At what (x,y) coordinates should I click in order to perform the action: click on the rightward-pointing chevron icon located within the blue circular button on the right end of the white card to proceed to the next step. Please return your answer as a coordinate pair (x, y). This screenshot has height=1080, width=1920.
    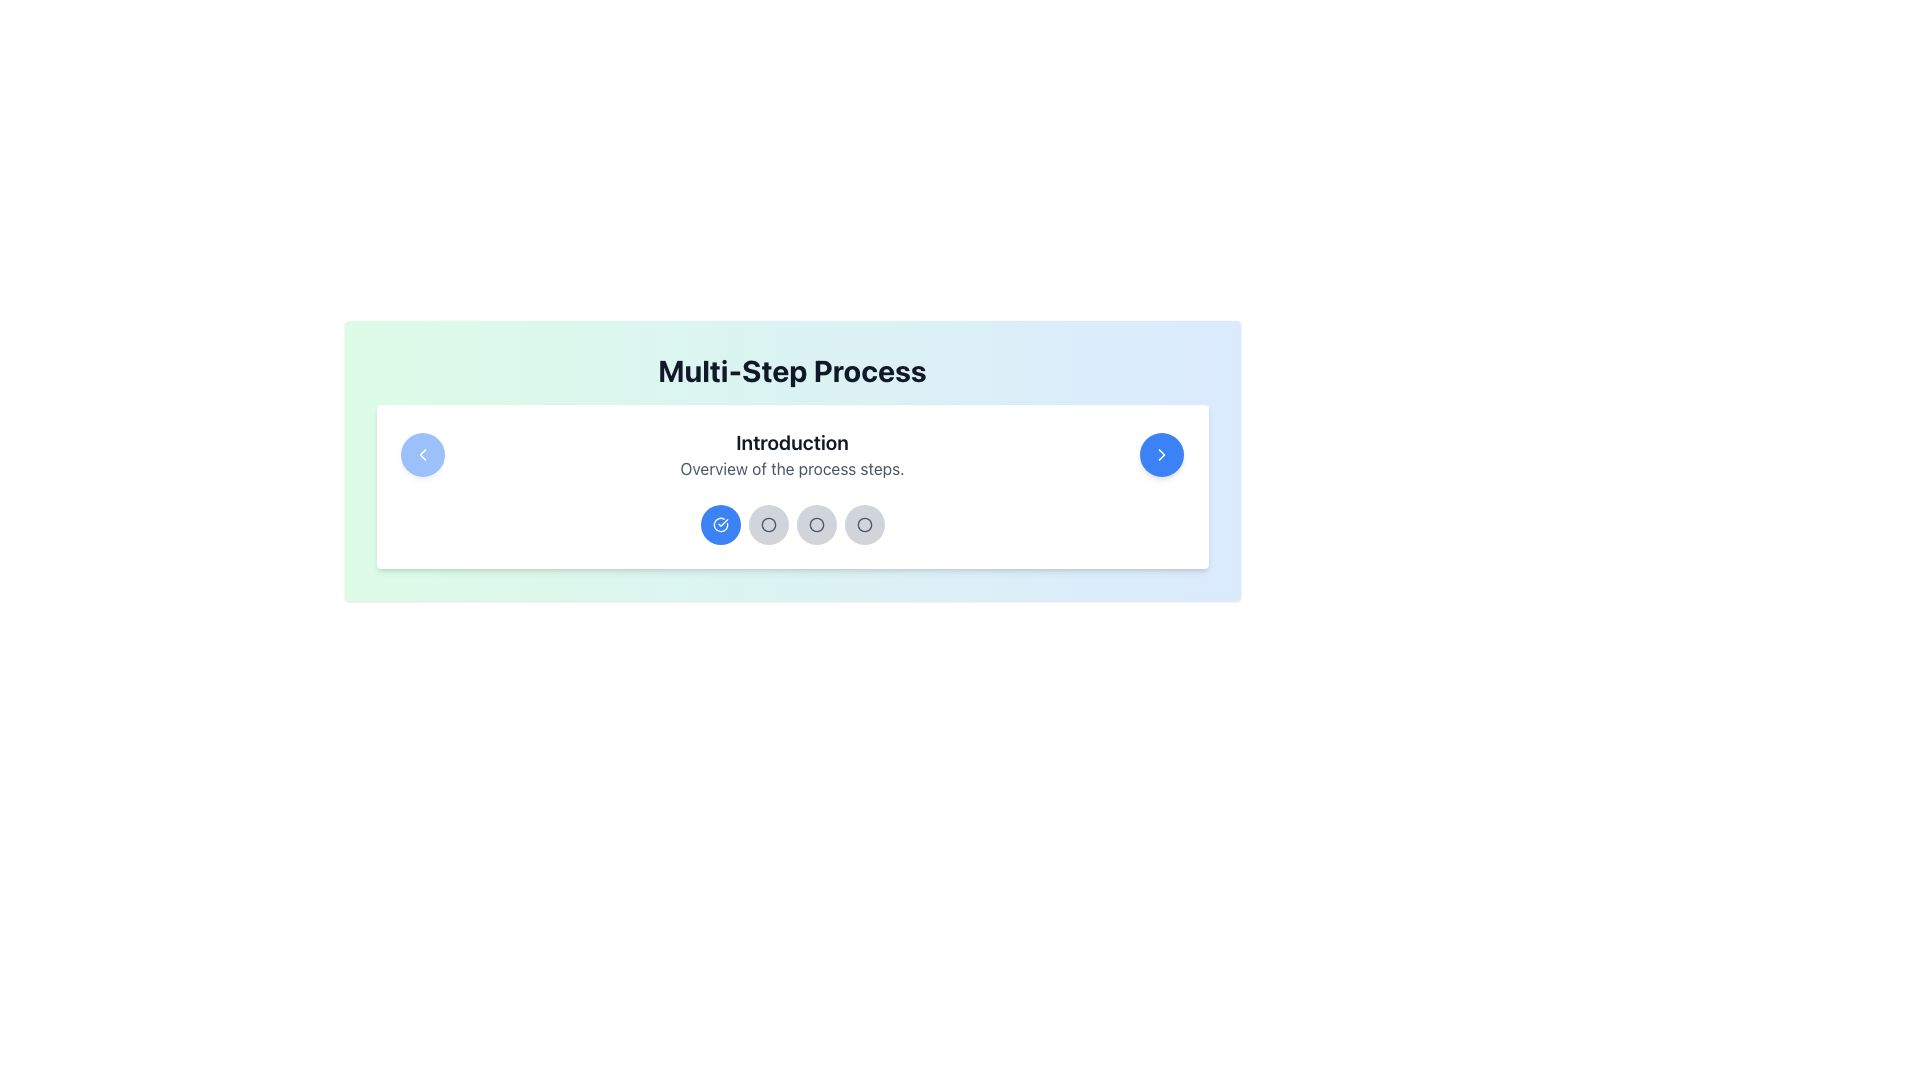
    Looking at the image, I should click on (1162, 455).